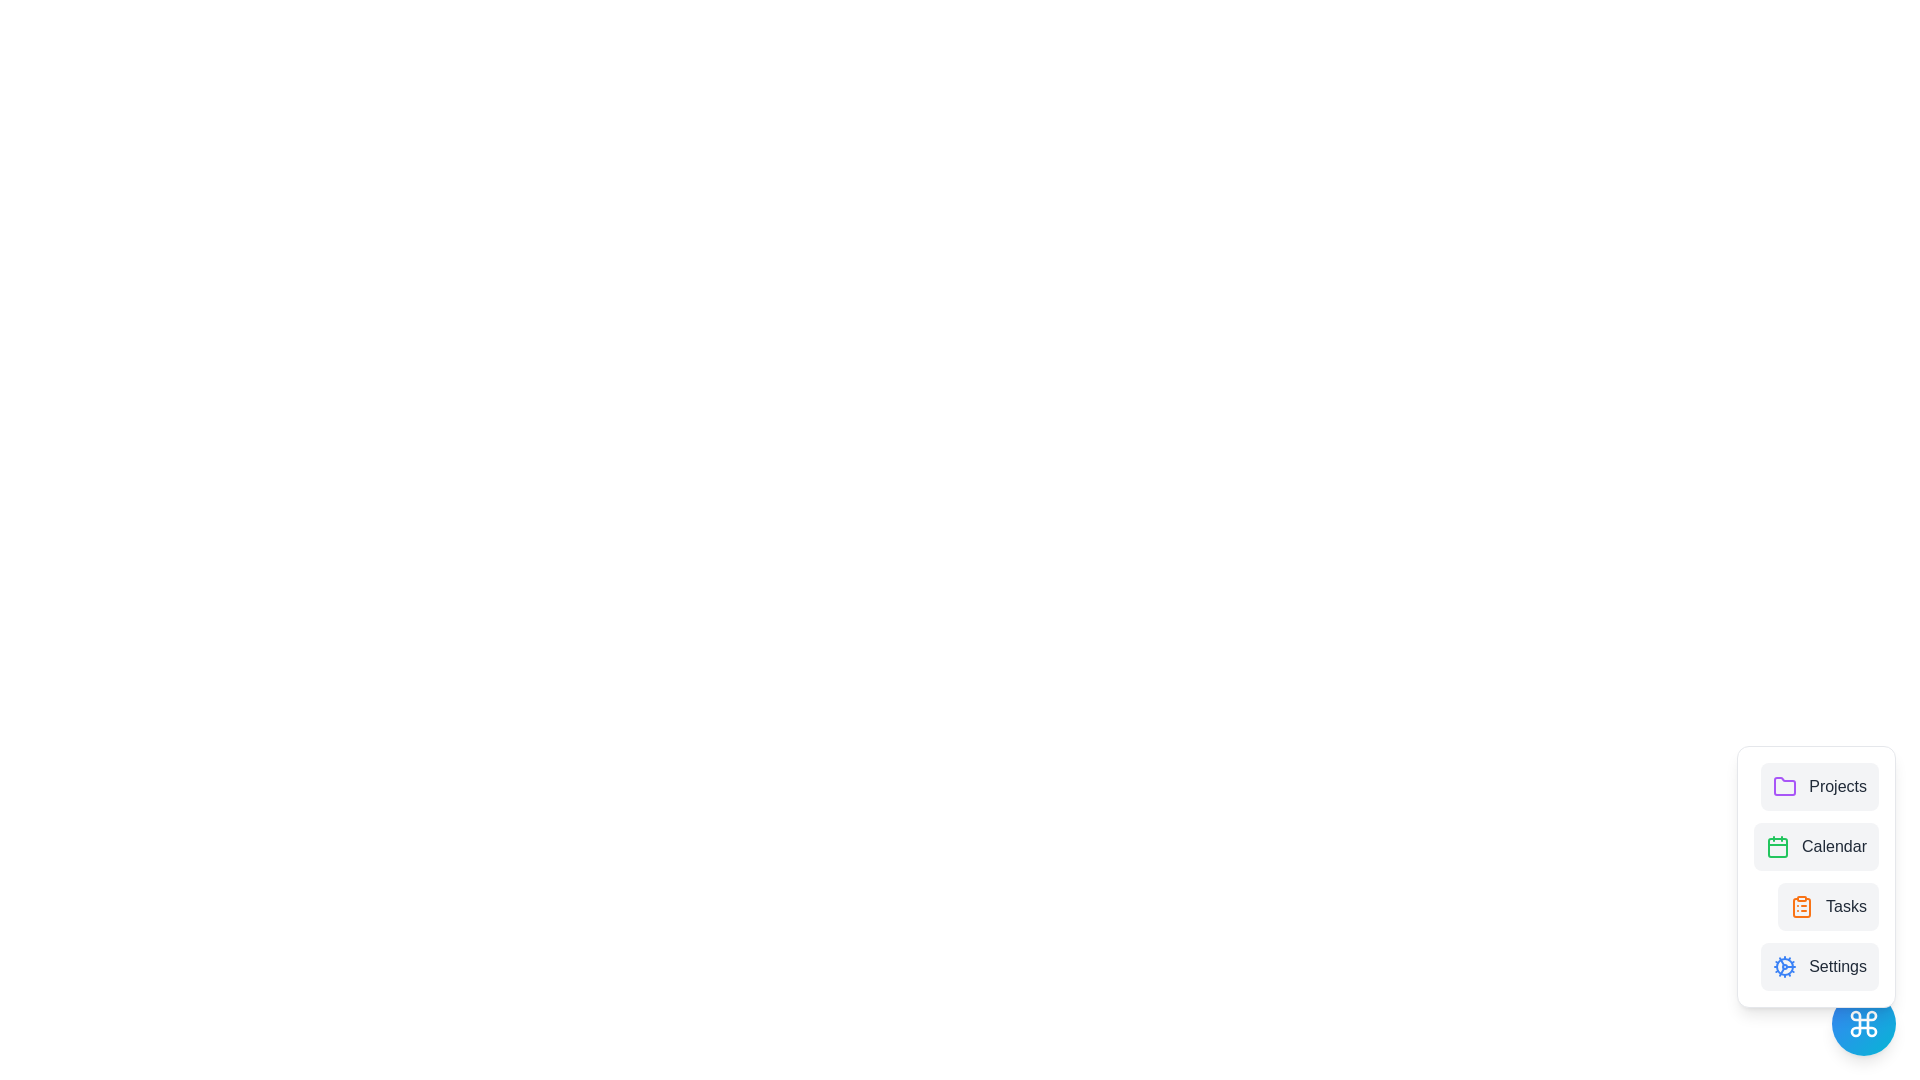 This screenshot has width=1920, height=1080. What do you see at coordinates (1819, 966) in the screenshot?
I see `the Settings from the menu` at bounding box center [1819, 966].